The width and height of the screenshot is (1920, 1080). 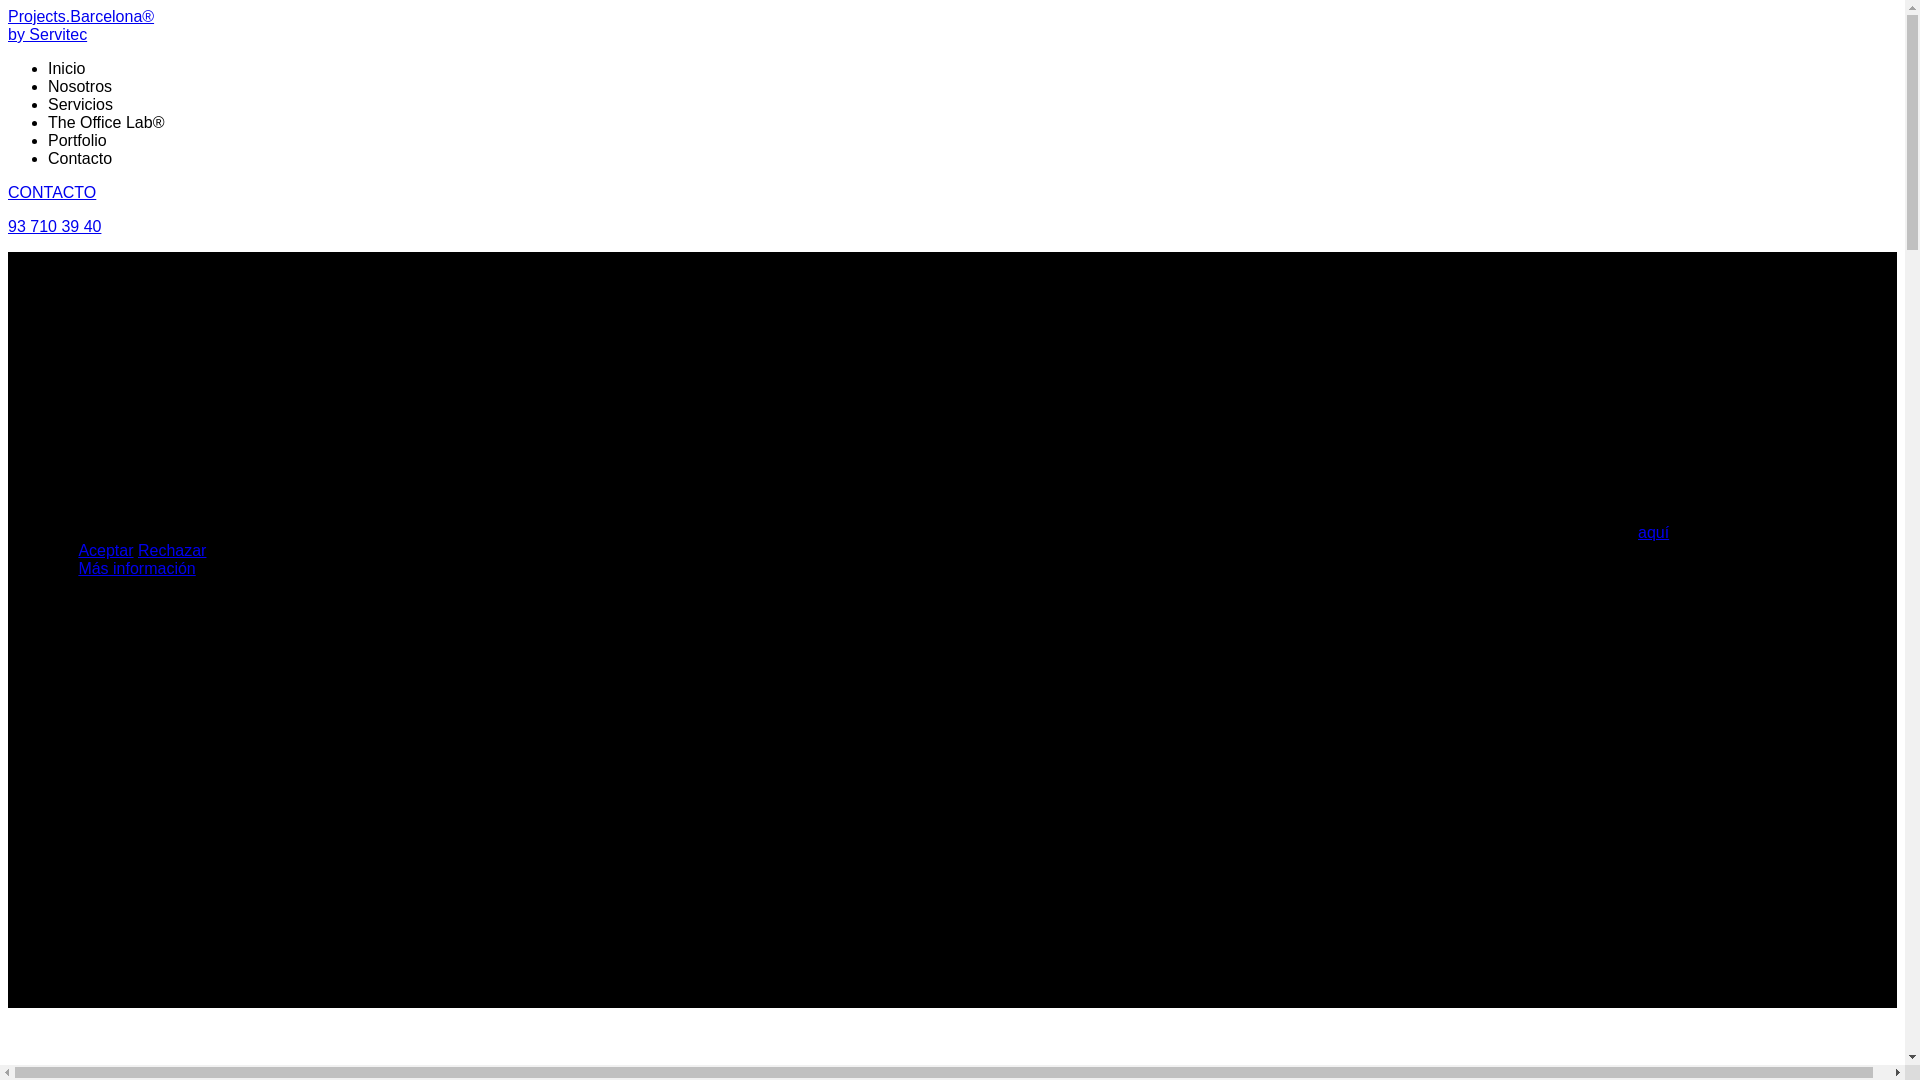 What do you see at coordinates (48, 157) in the screenshot?
I see `'Contacto'` at bounding box center [48, 157].